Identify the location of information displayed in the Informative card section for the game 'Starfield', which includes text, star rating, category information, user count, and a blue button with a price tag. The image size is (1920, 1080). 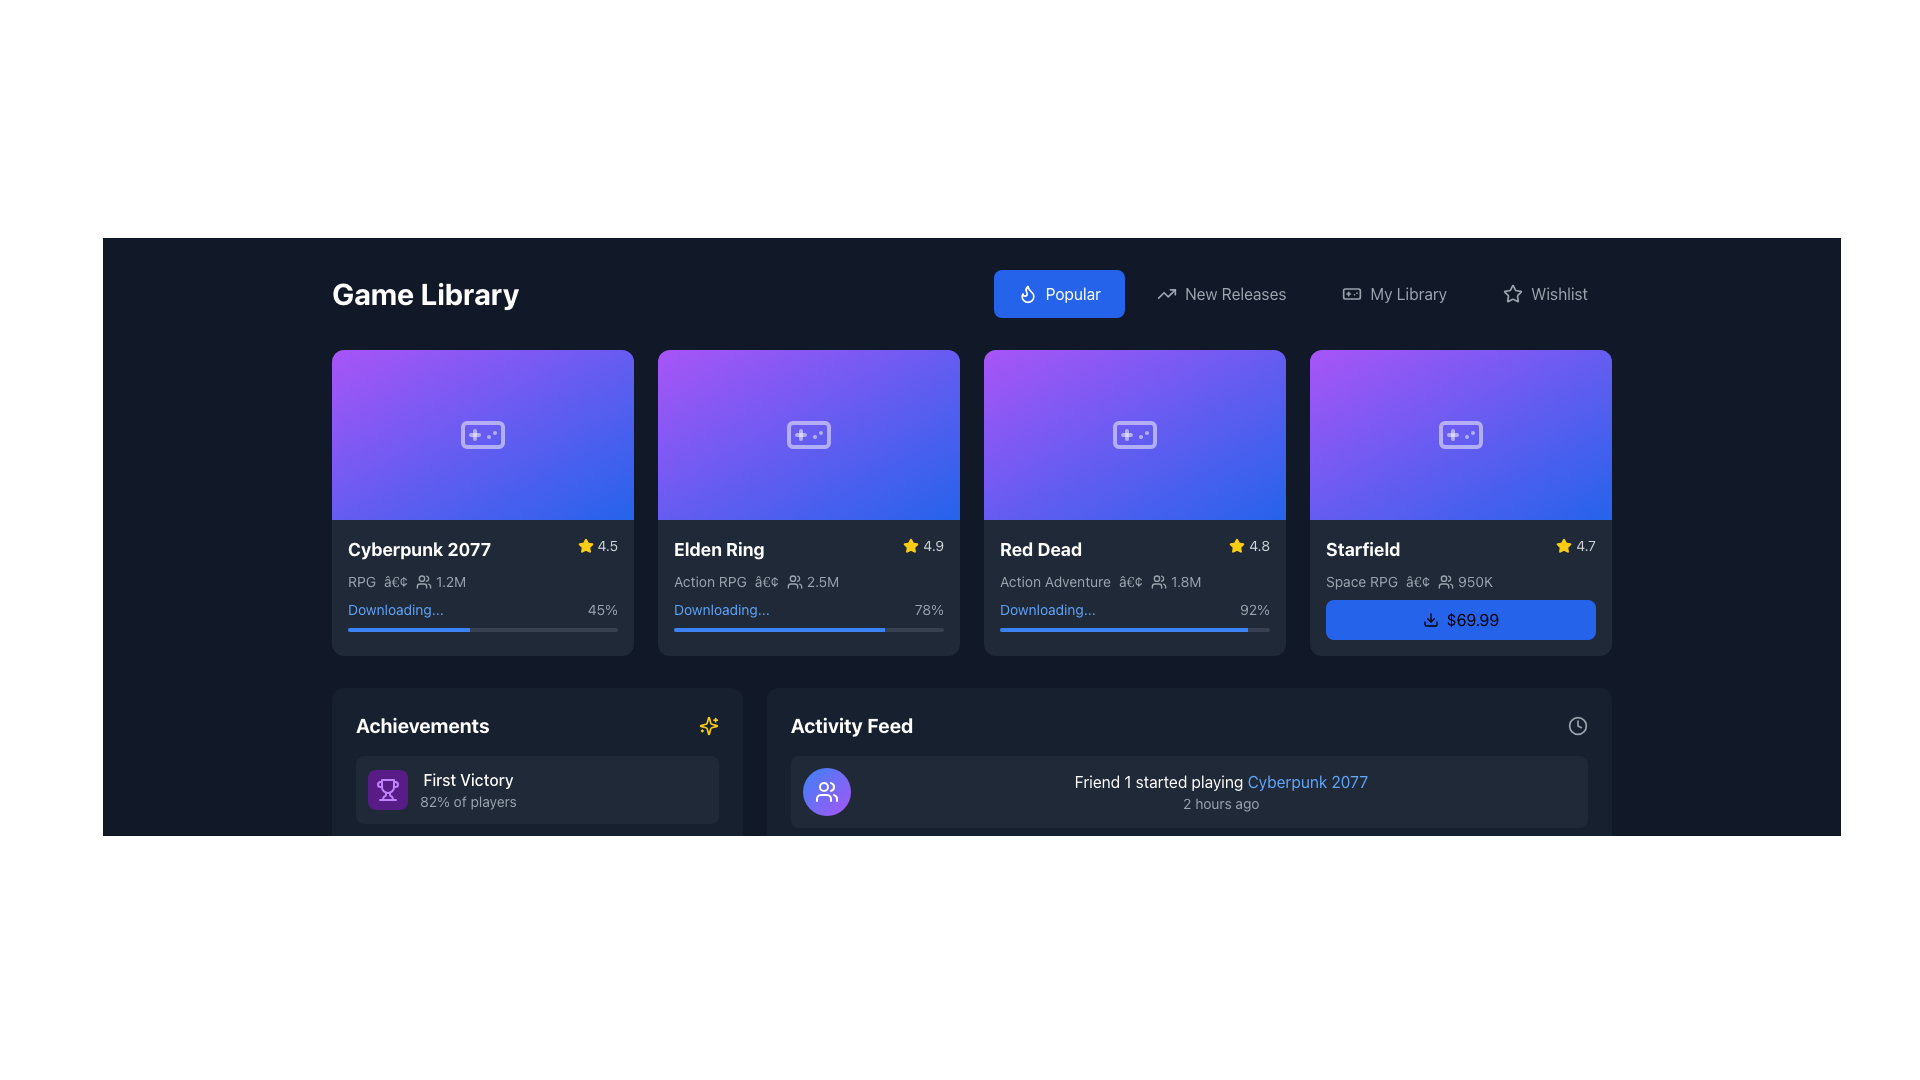
(1460, 585).